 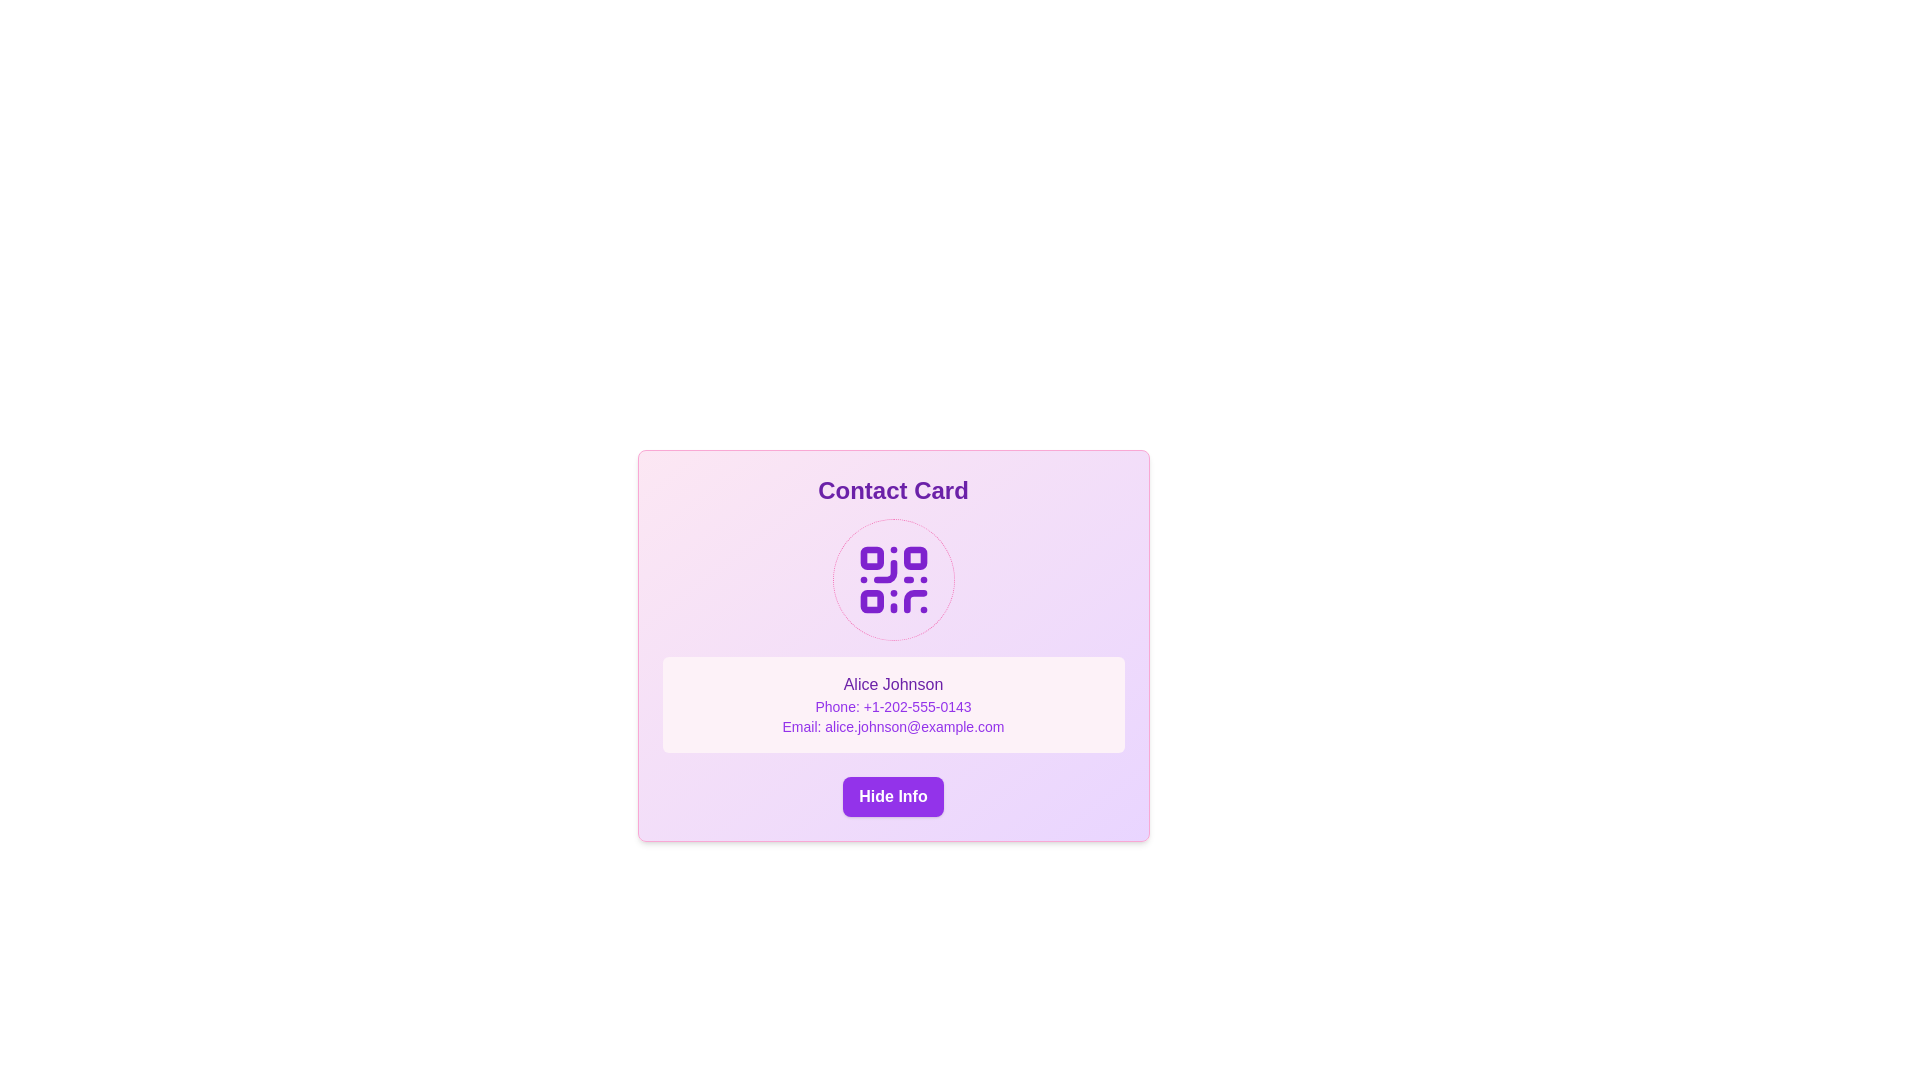 I want to click on the text label displaying 'Phone: +1-202-555-0143', which is centrally aligned and styled in purple, positioned between 'Alice Johnson' and 'Email: alice.johnson@example.com', so click(x=892, y=705).